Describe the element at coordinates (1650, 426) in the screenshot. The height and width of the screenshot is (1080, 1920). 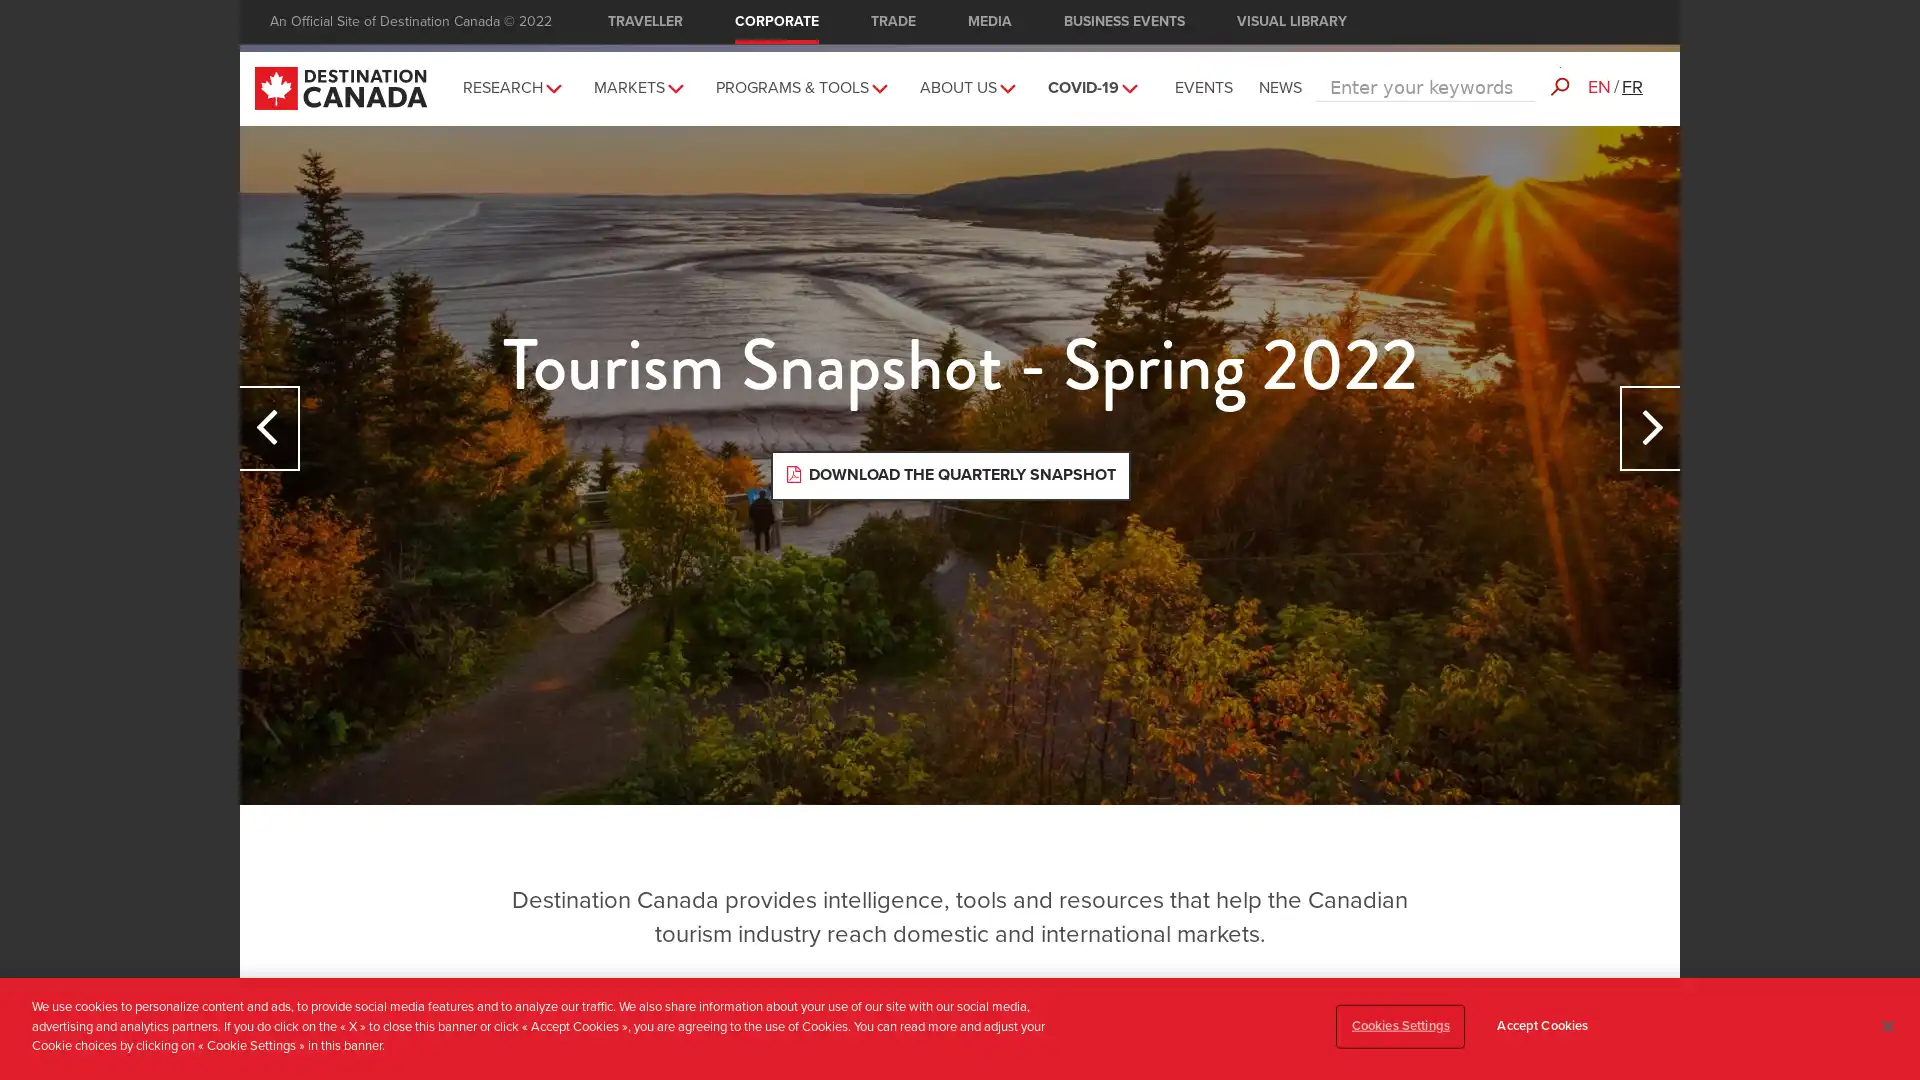
I see `next` at that location.